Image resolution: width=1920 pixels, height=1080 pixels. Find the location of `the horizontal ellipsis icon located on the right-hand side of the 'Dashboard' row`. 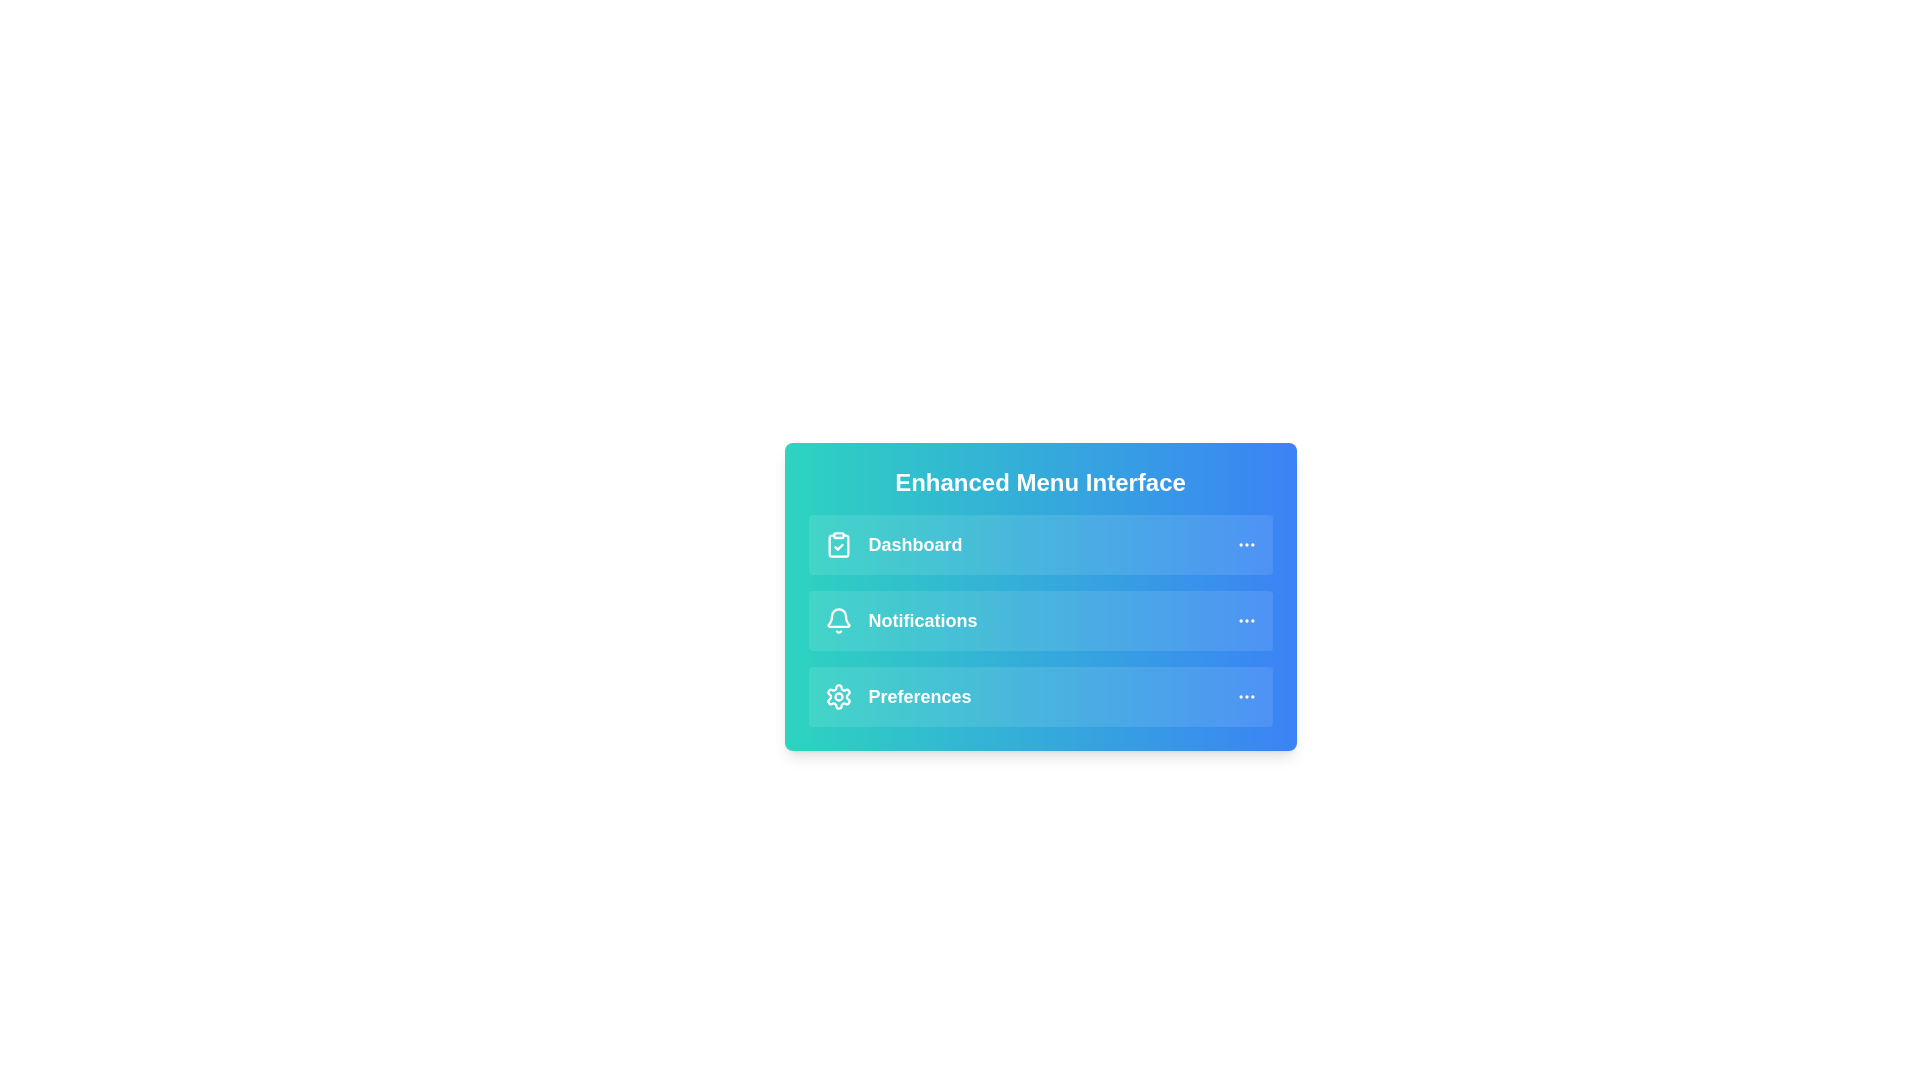

the horizontal ellipsis icon located on the right-hand side of the 'Dashboard' row is located at coordinates (1245, 544).